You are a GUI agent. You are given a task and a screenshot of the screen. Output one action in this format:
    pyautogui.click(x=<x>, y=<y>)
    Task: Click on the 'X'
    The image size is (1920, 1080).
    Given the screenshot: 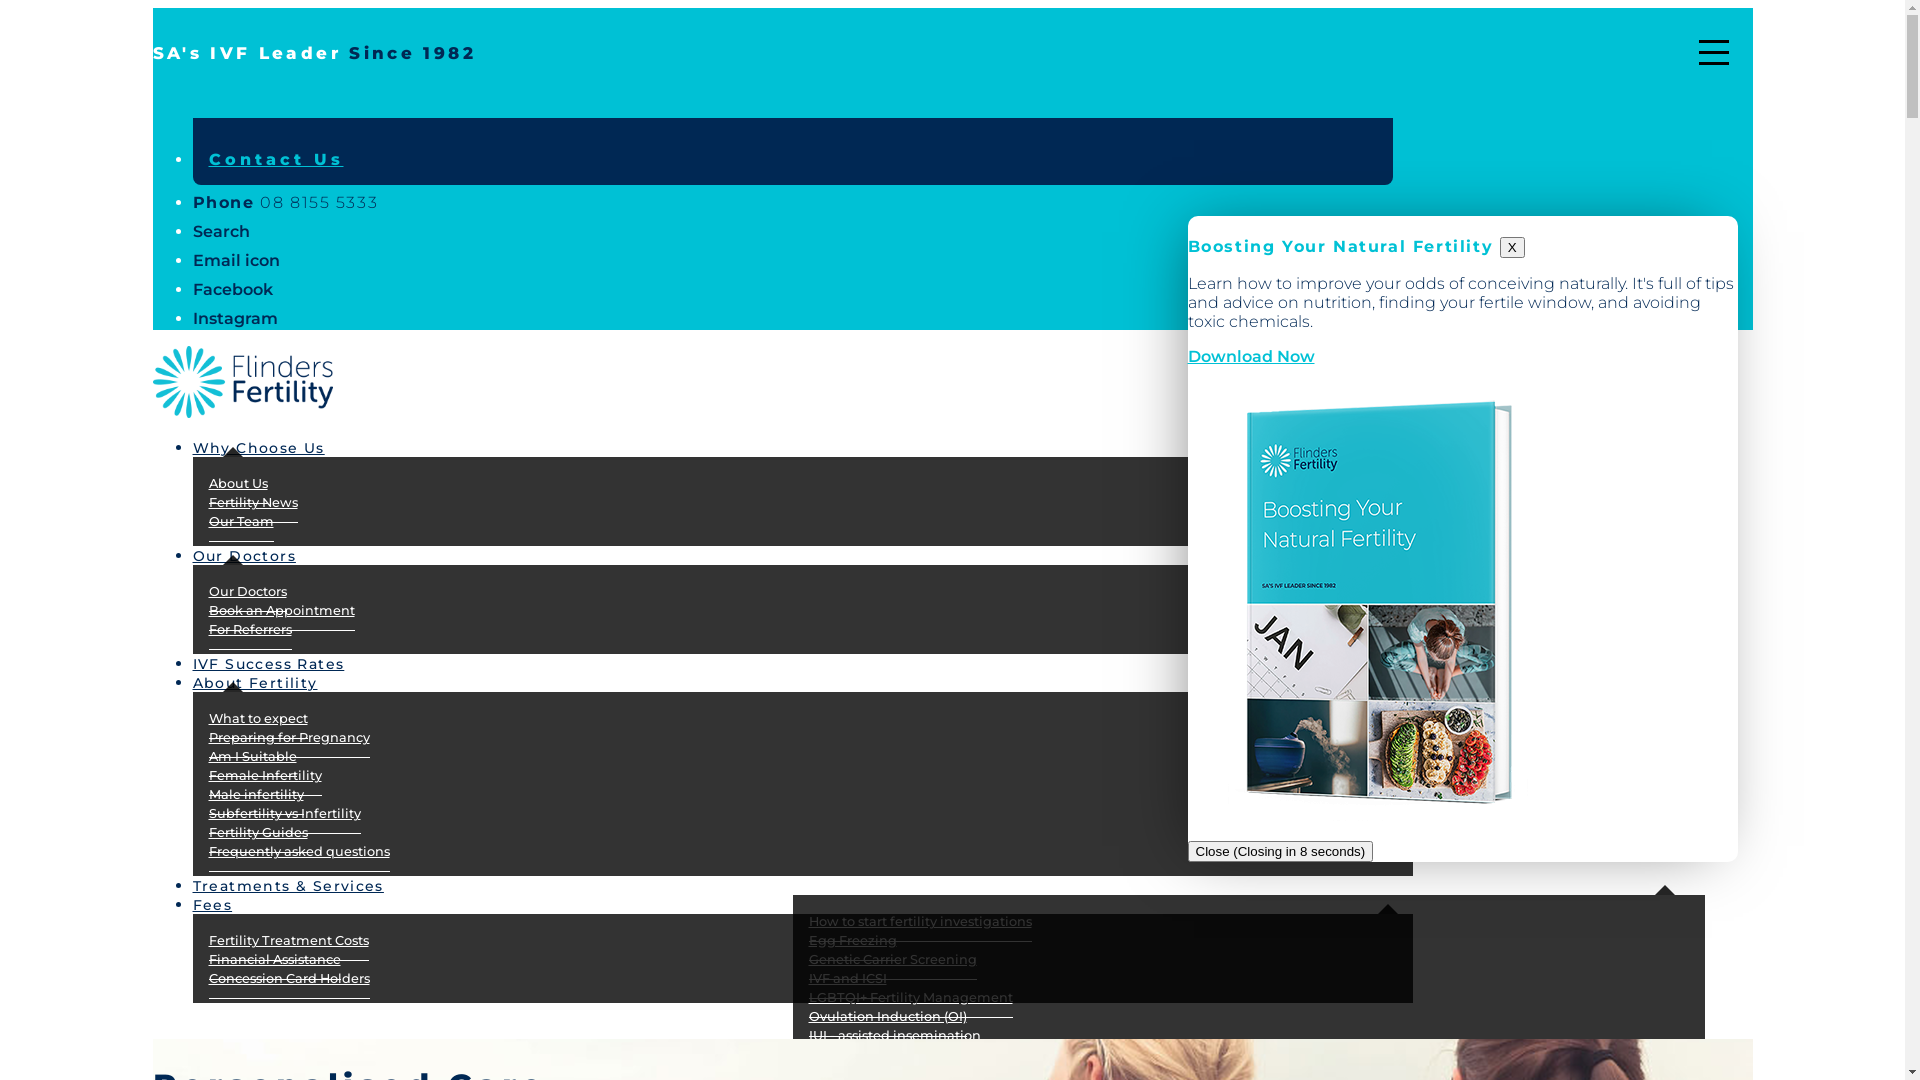 What is the action you would take?
    pyautogui.click(x=1512, y=246)
    